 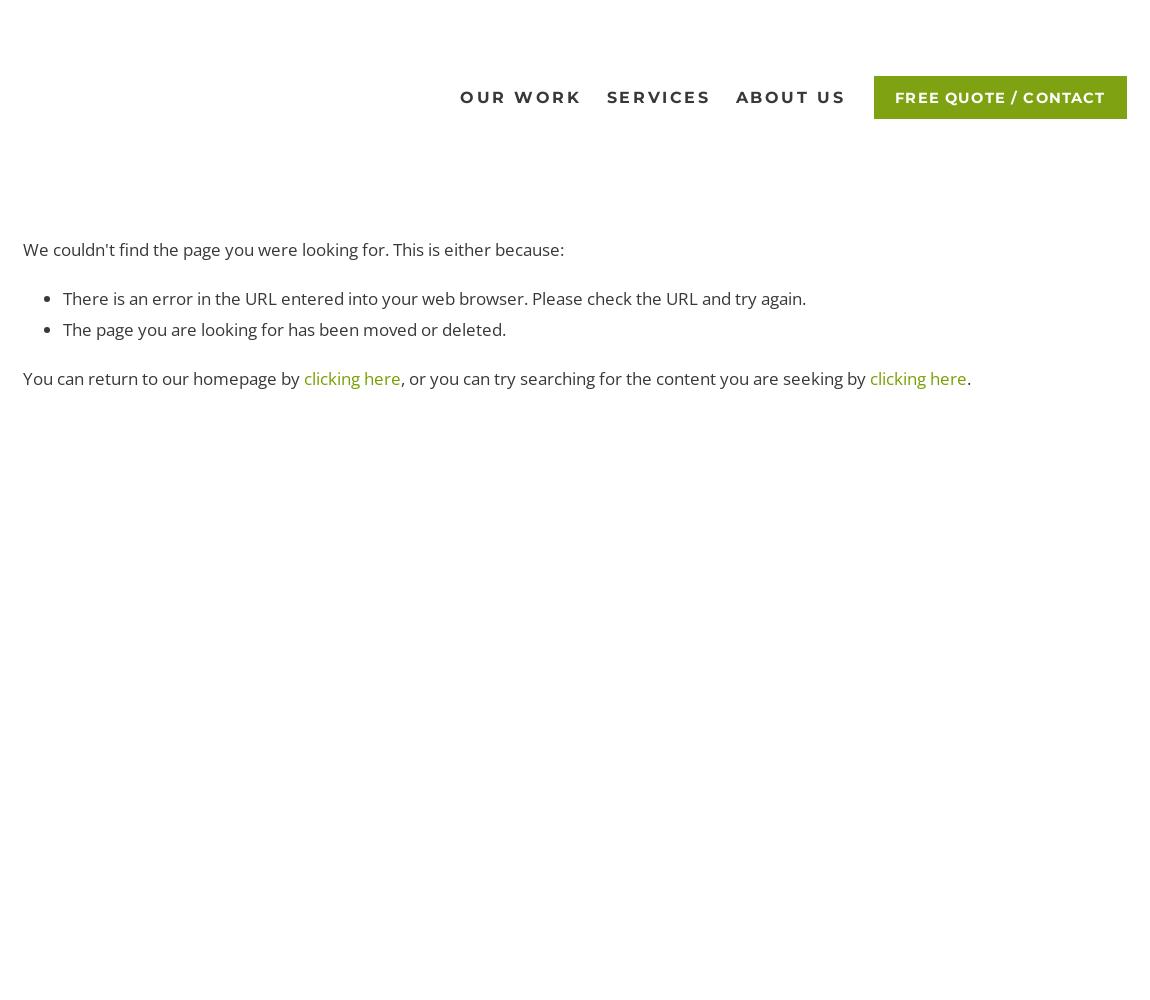 What do you see at coordinates (434, 297) in the screenshot?
I see `'There is an error in the URL entered into your web browser. Please check the URL and try again.'` at bounding box center [434, 297].